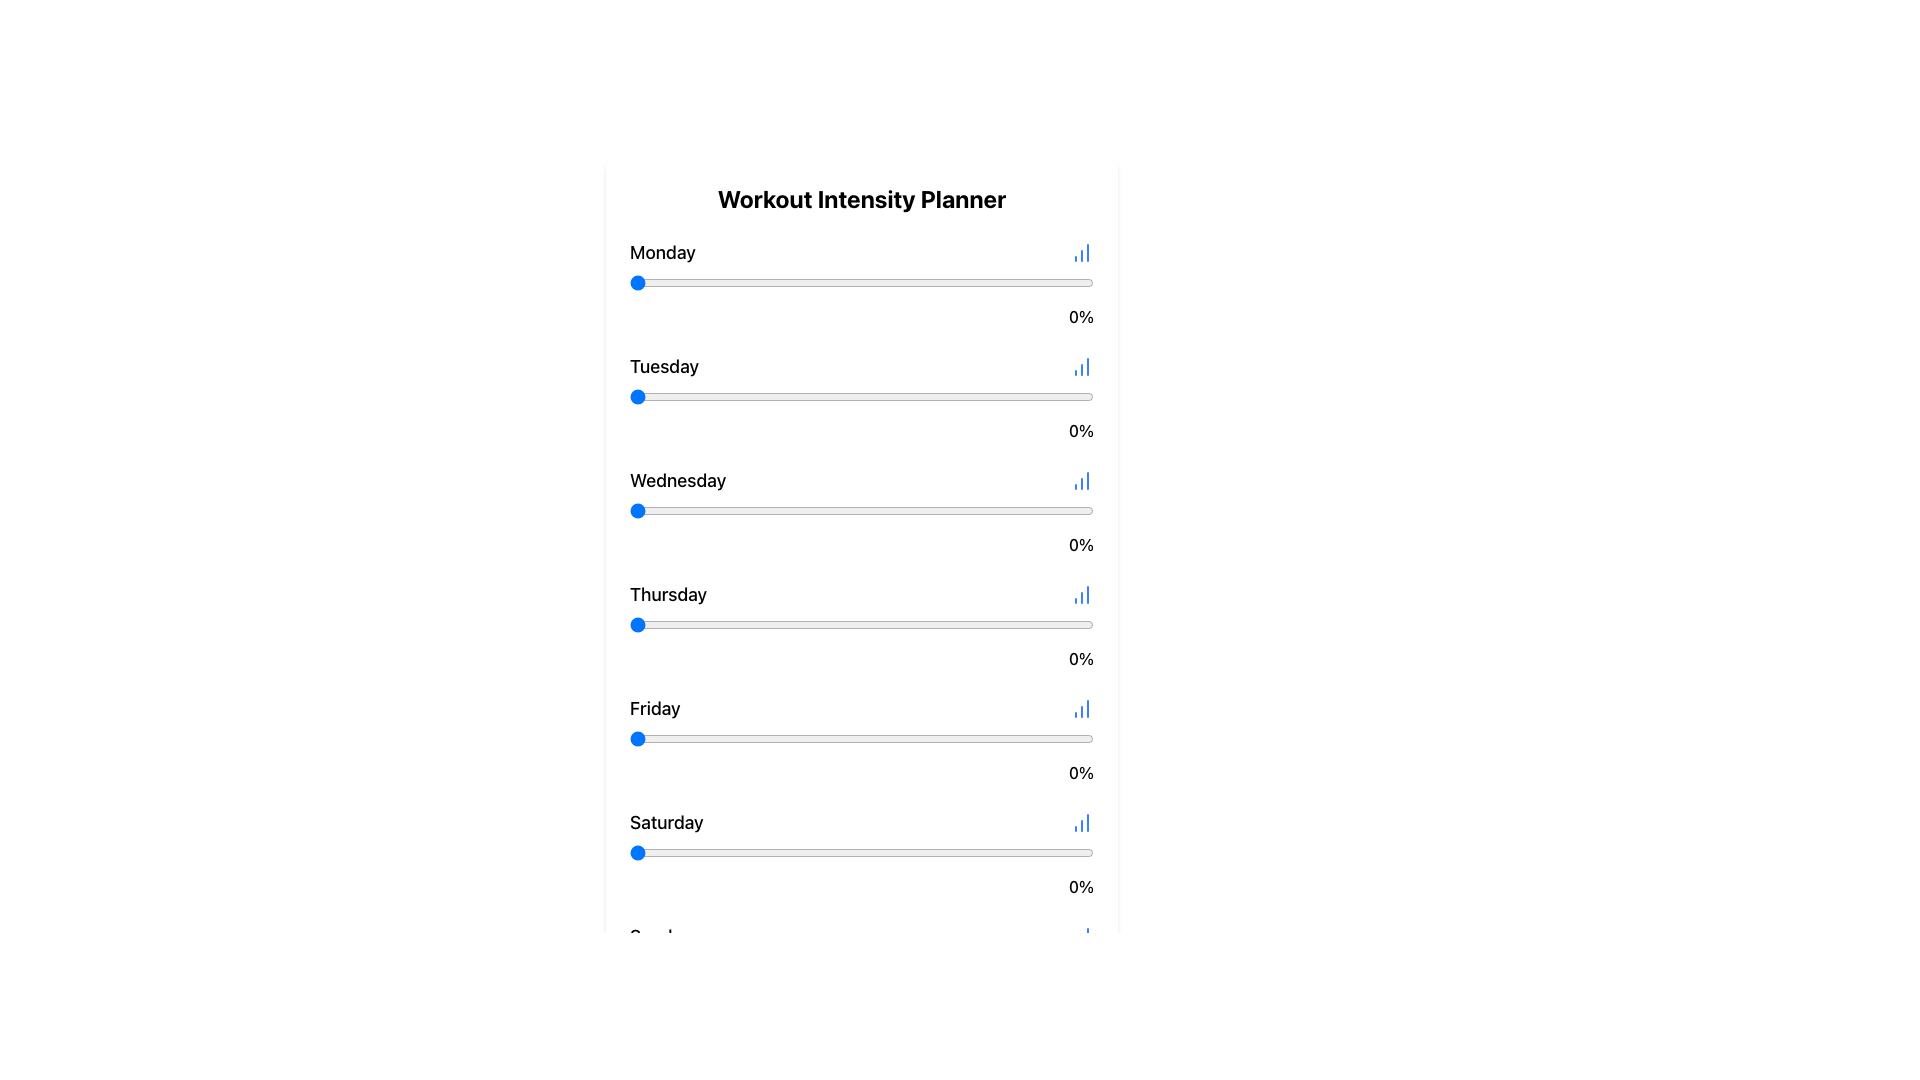  Describe the element at coordinates (824, 282) in the screenshot. I see `Monday's intensity` at that location.